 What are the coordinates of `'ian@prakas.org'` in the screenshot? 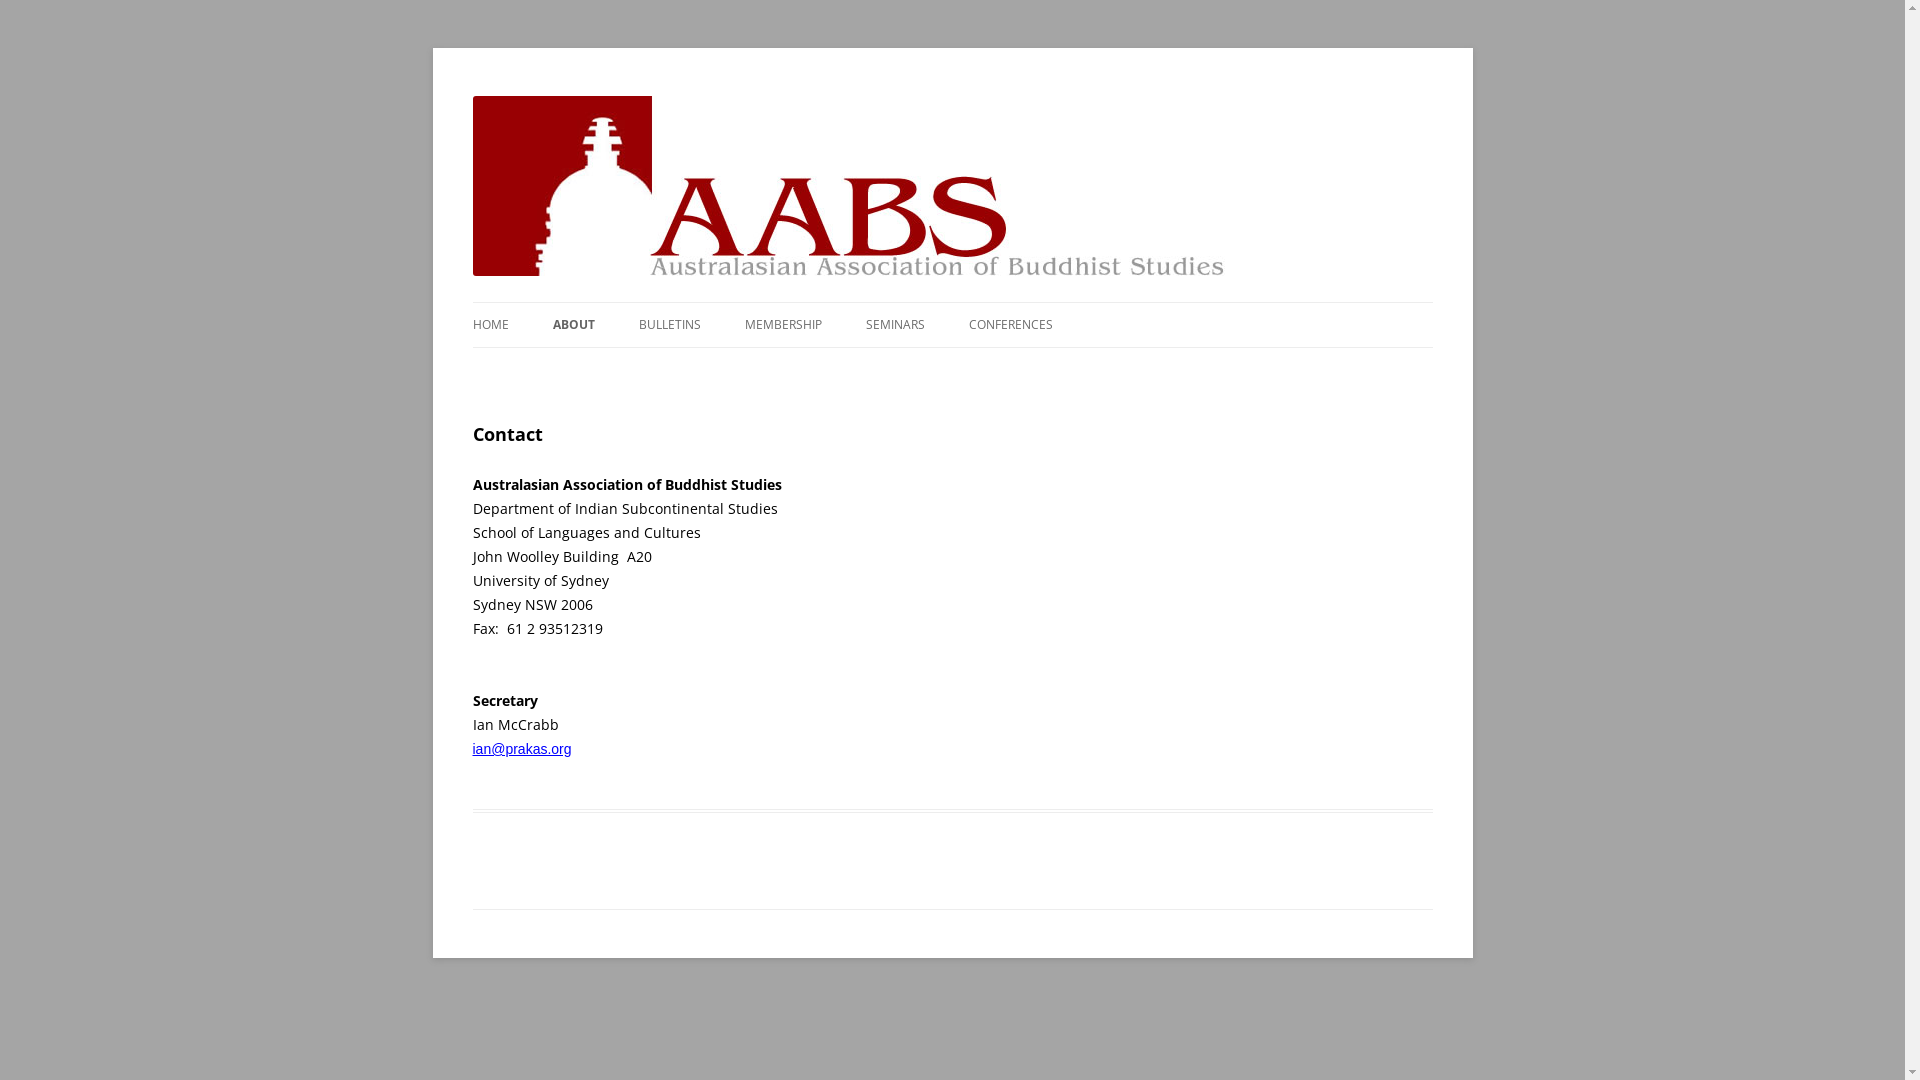 It's located at (521, 748).